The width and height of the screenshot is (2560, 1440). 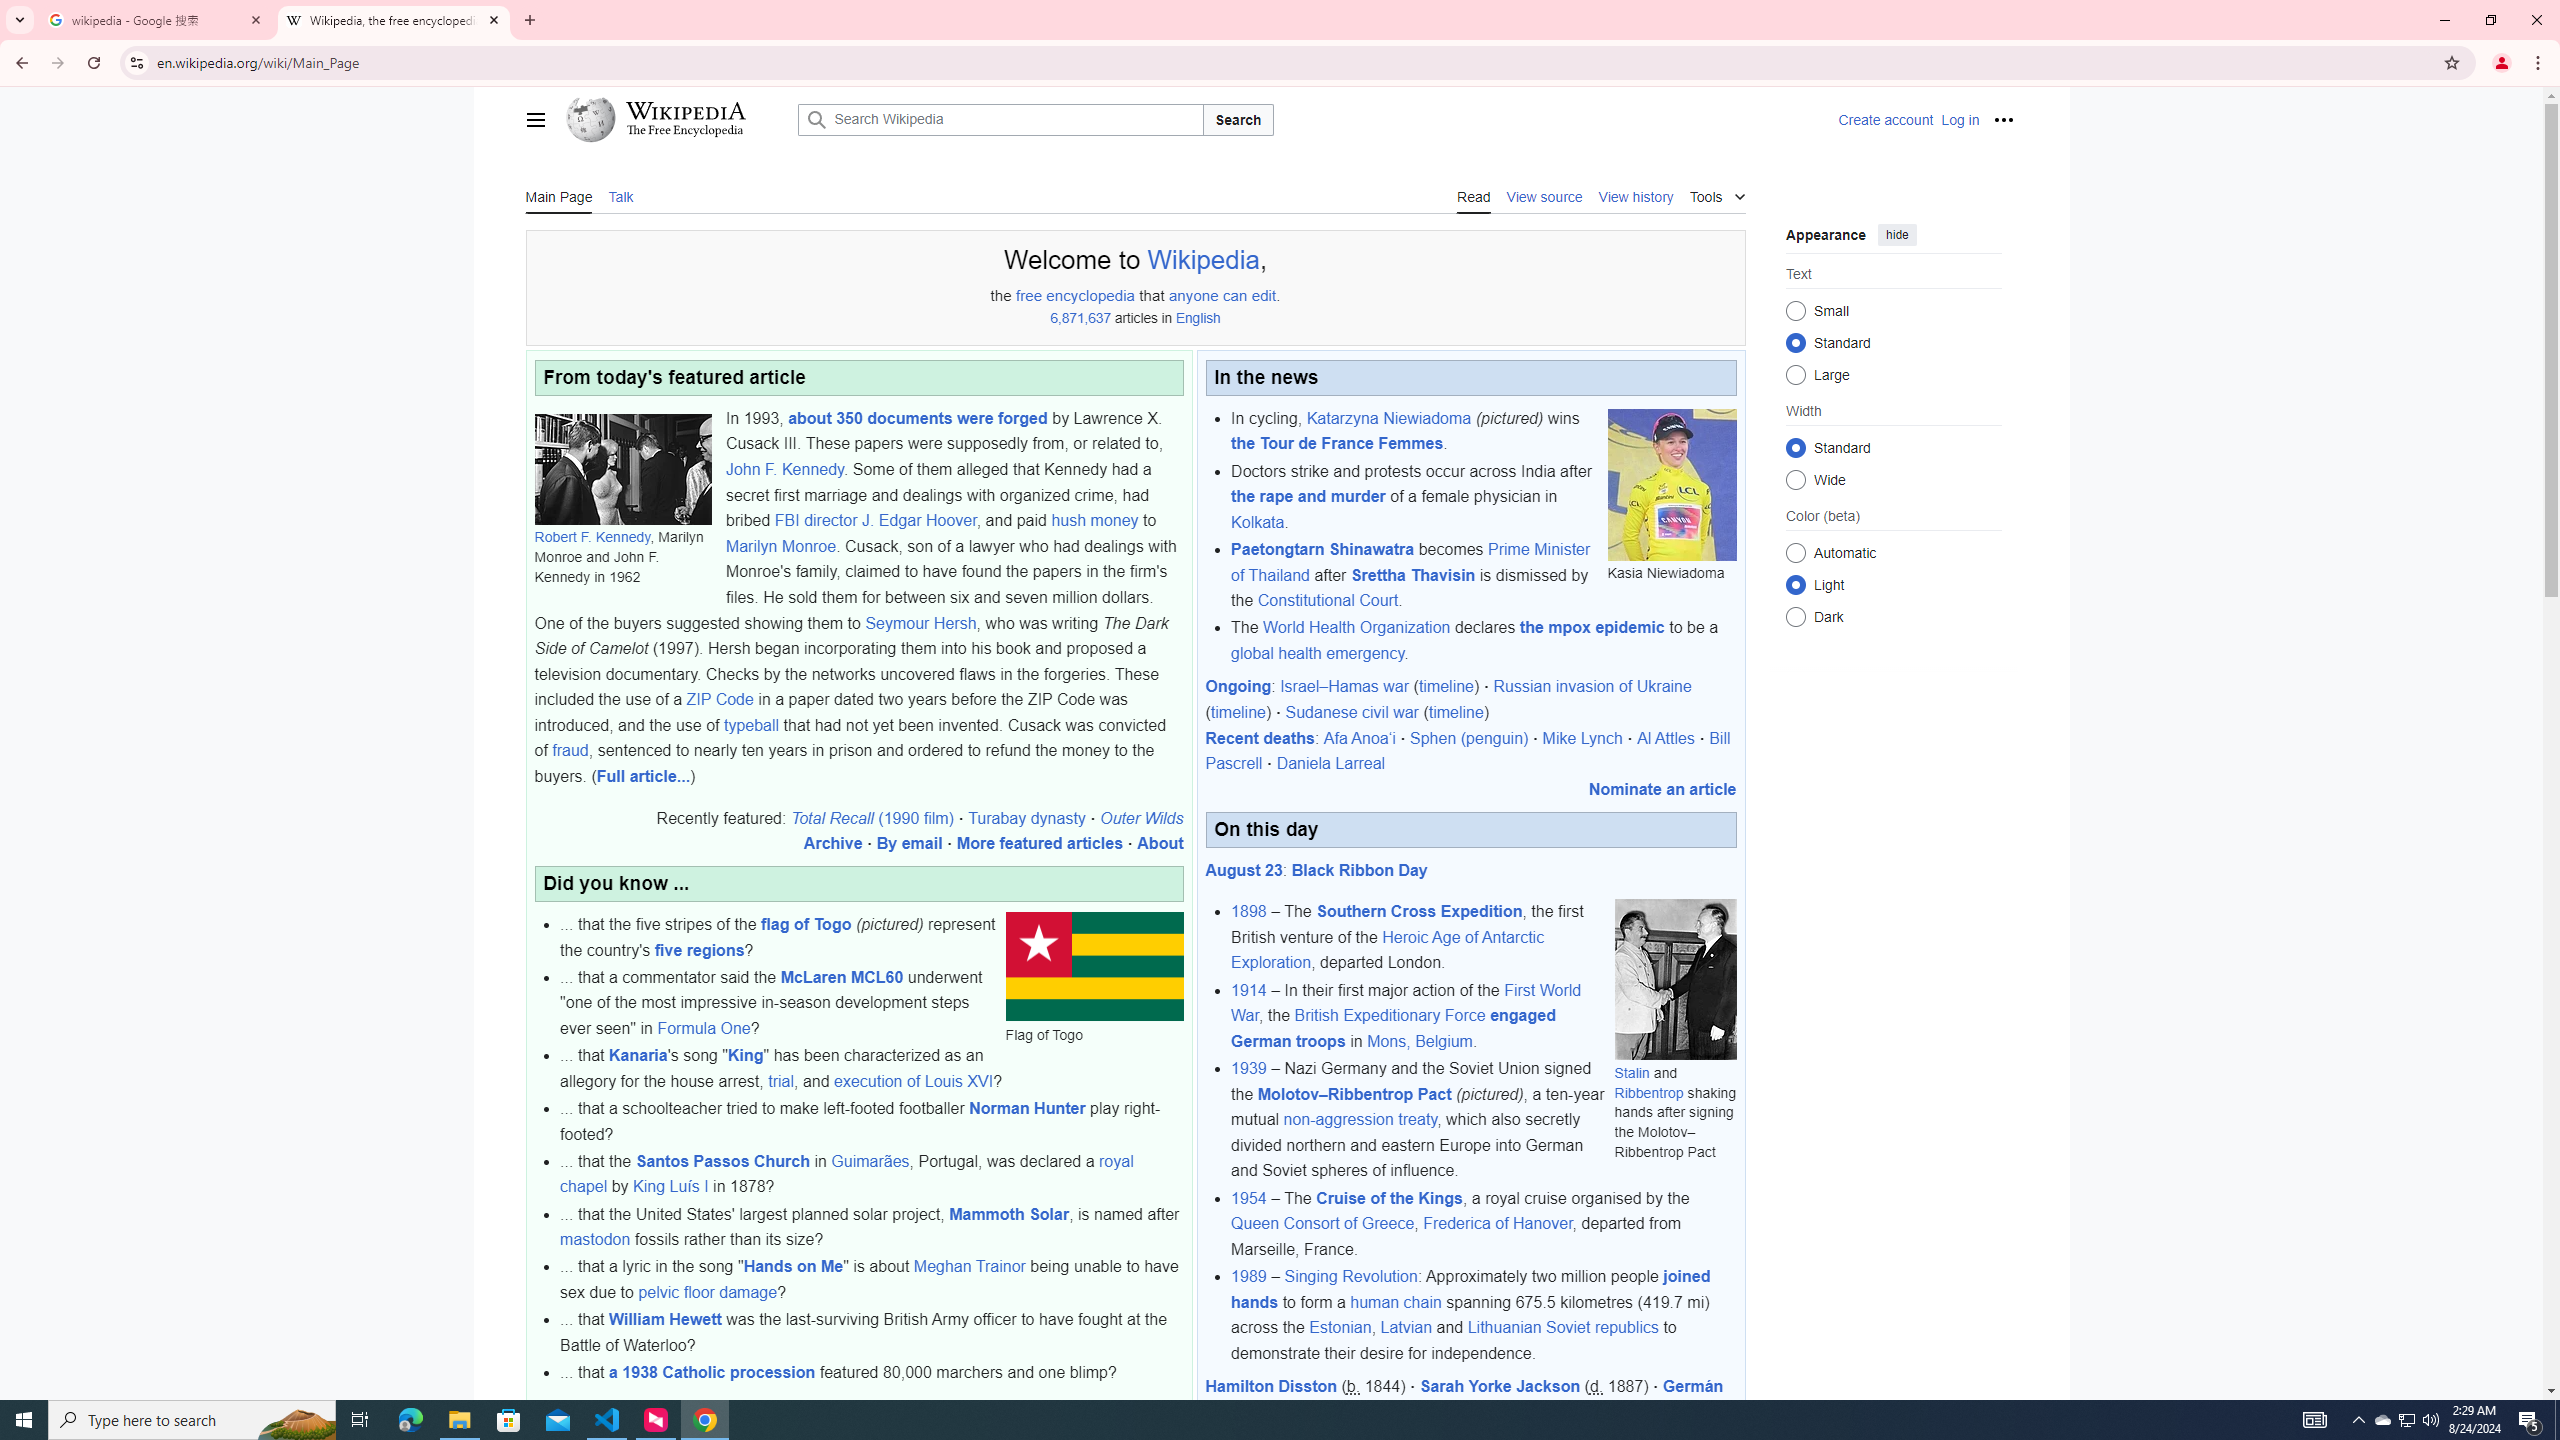 I want to click on '1989', so click(x=1248, y=1275).